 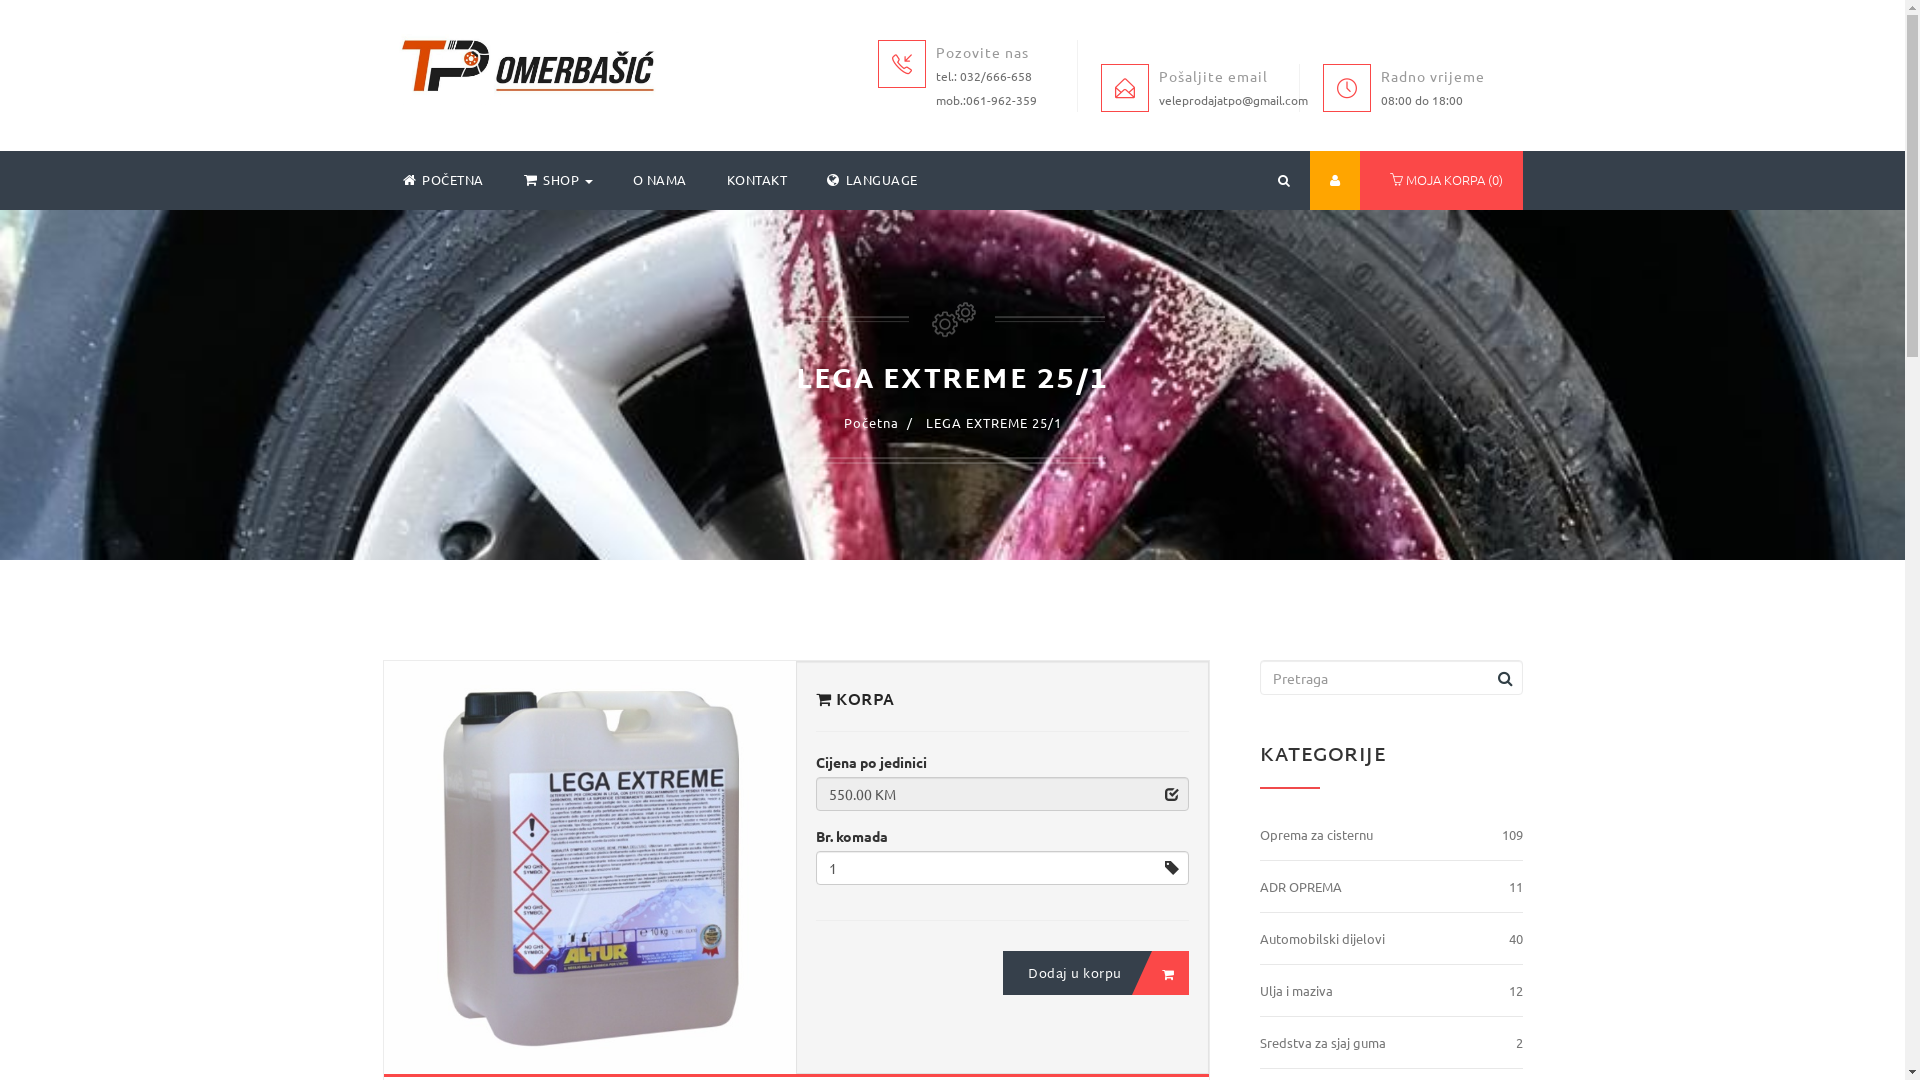 I want to click on 'MOJA KORPA (0)', so click(x=1441, y=180).